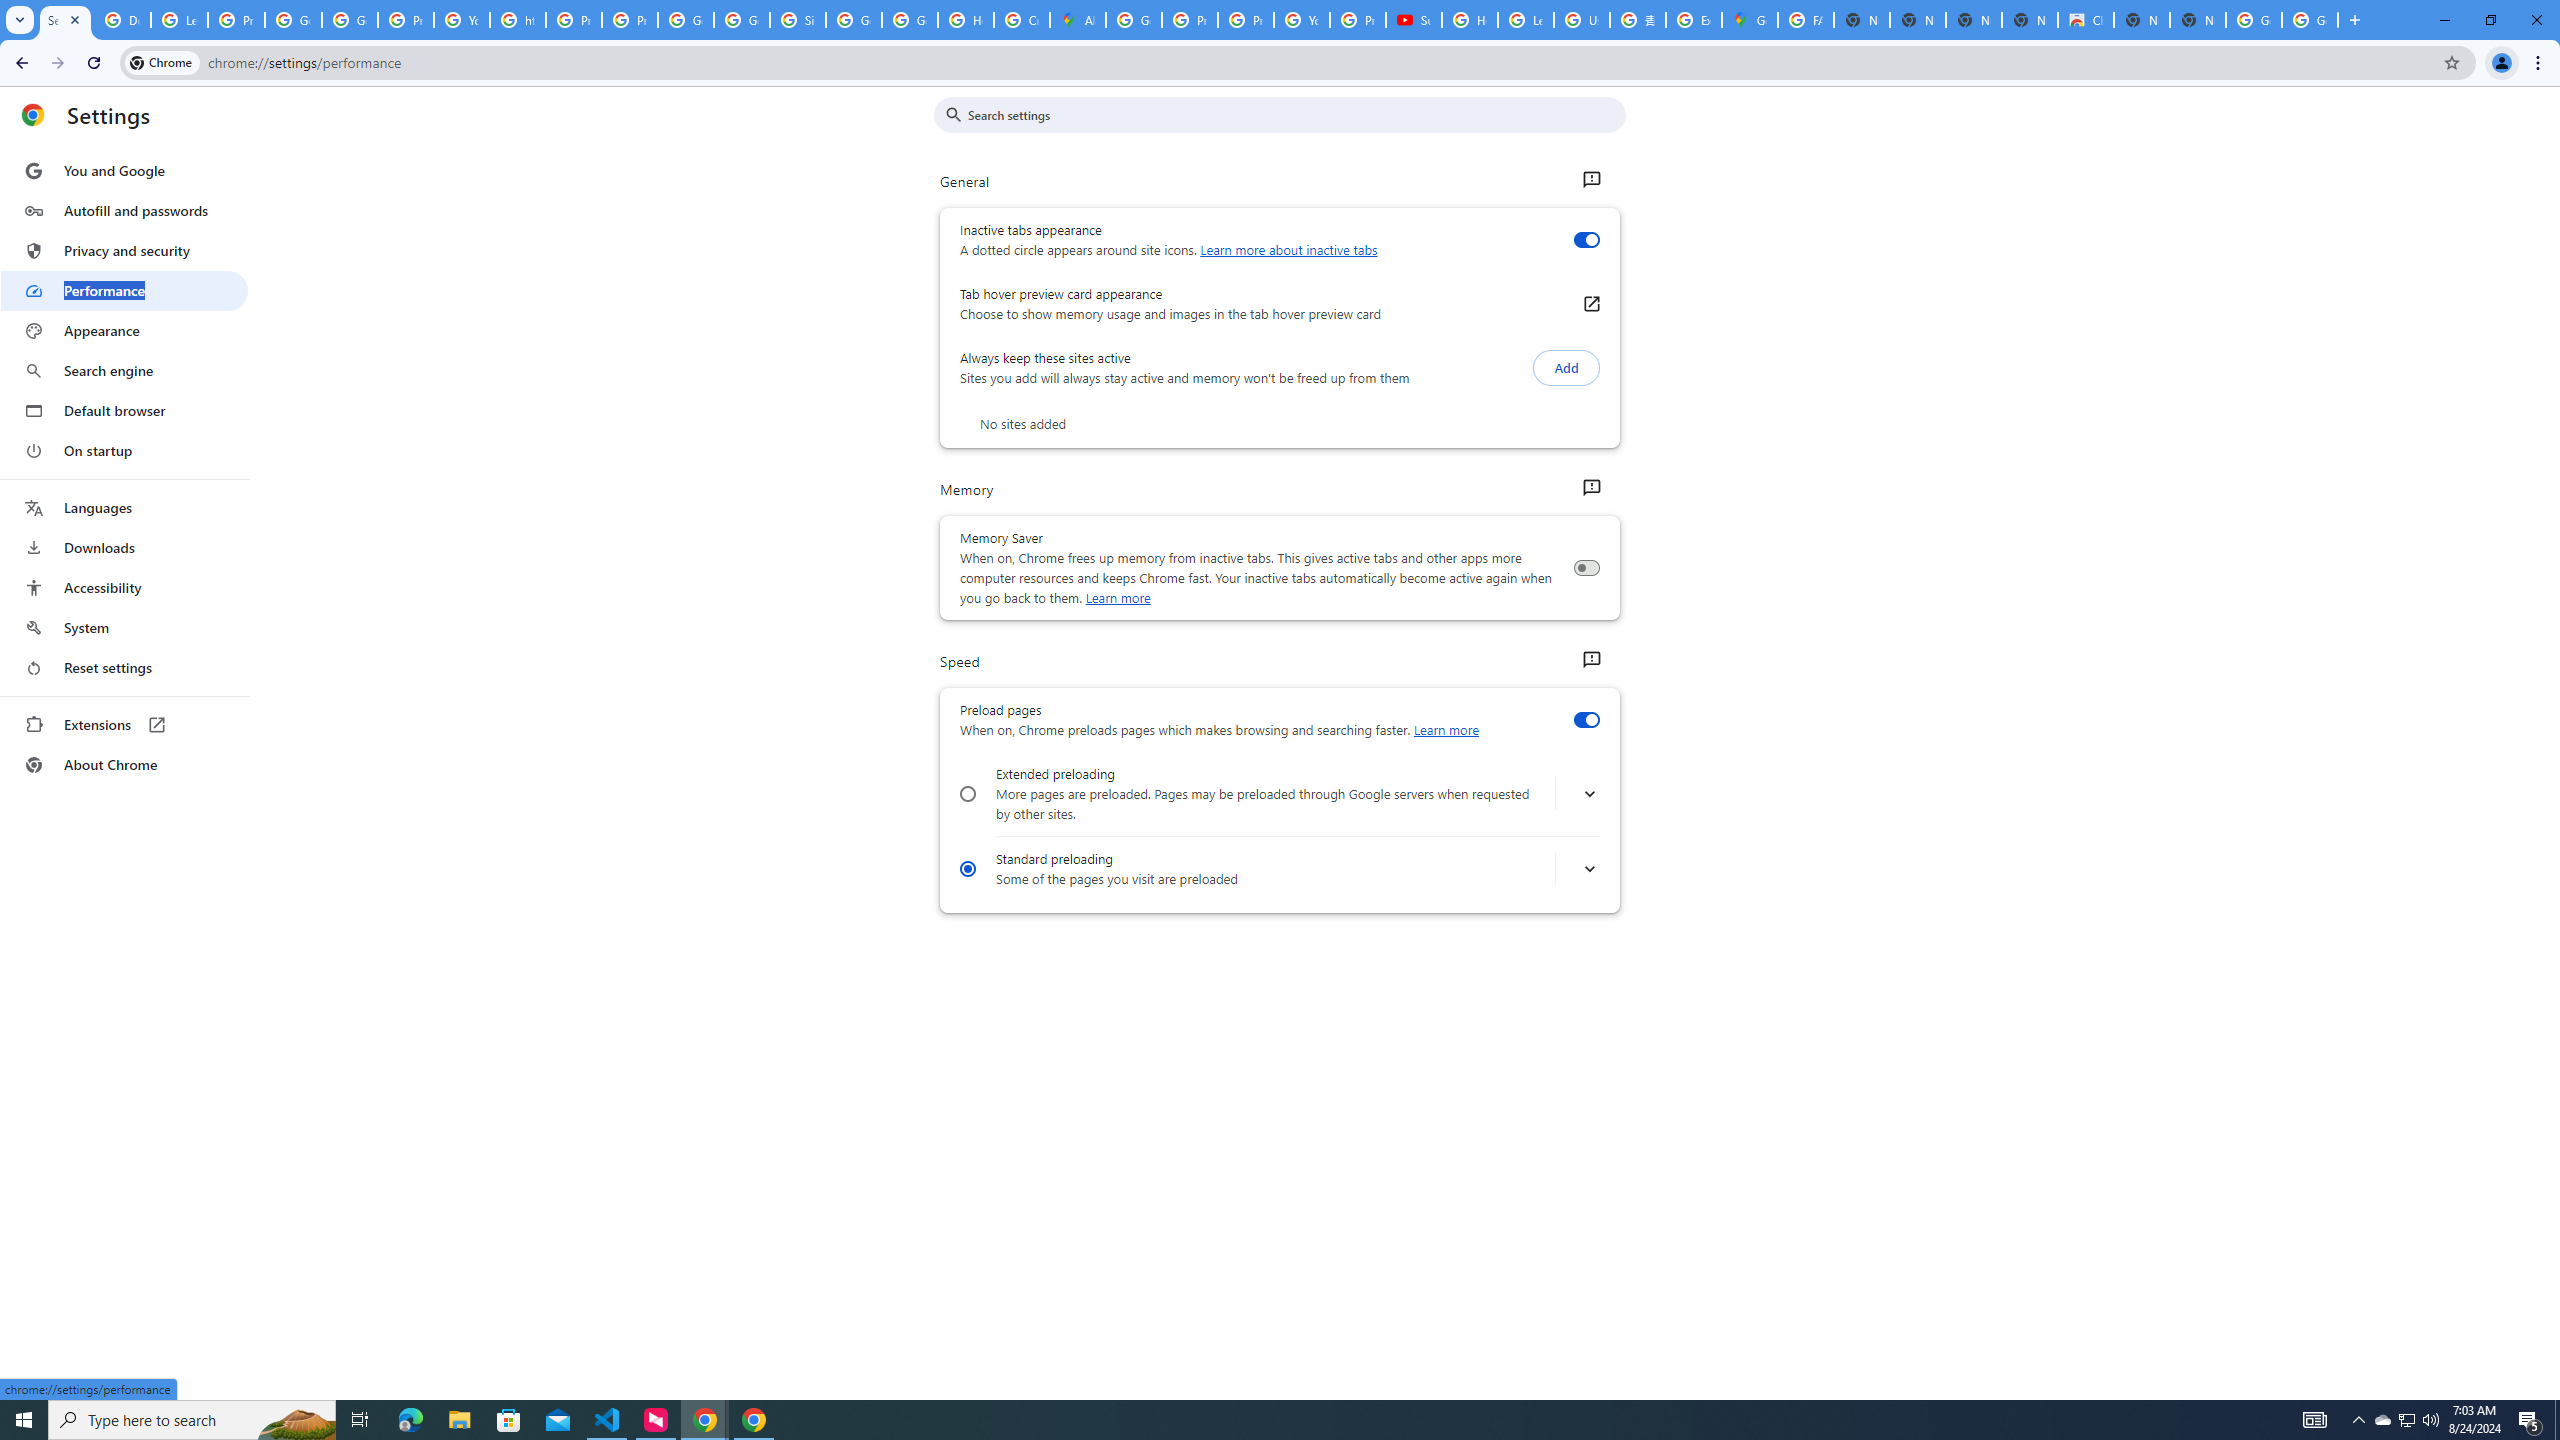 The width and height of the screenshot is (2560, 1440). I want to click on 'Privacy and security', so click(123, 249).